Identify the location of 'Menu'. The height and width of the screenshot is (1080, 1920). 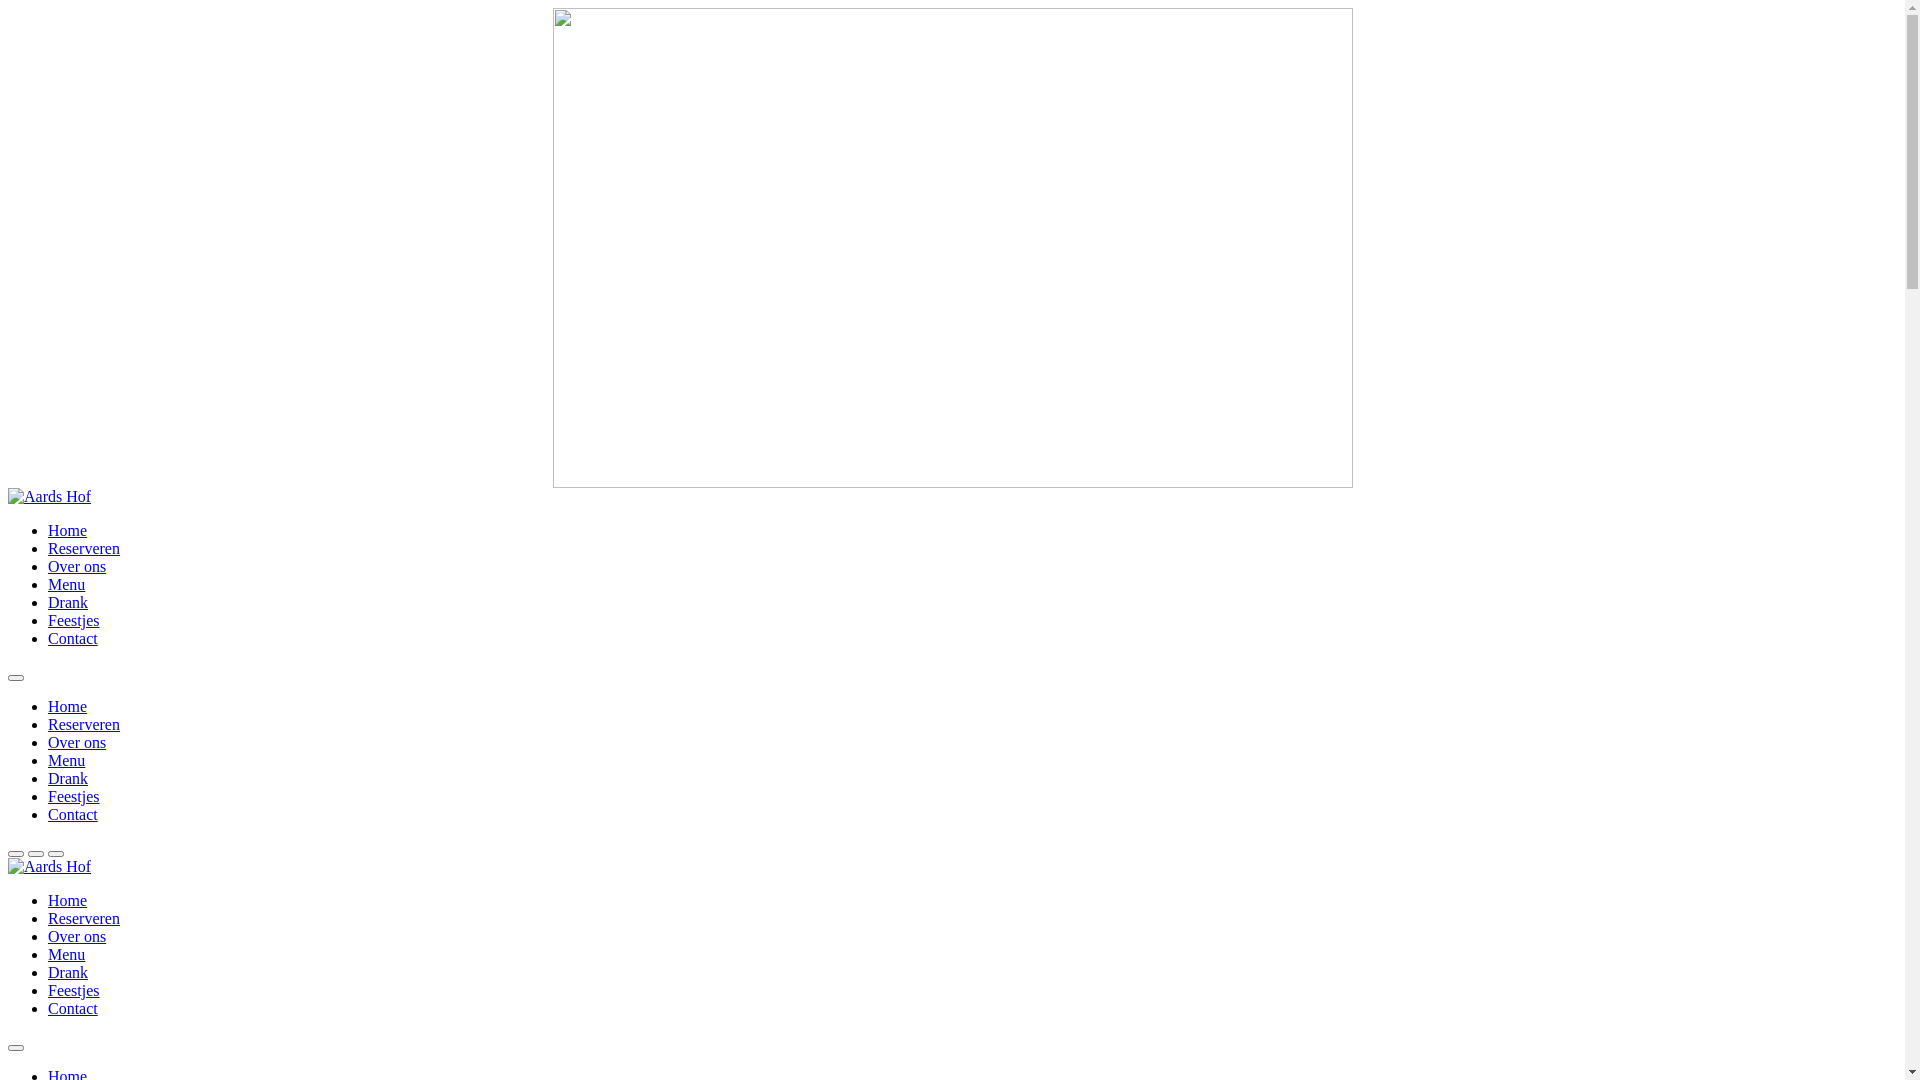
(48, 760).